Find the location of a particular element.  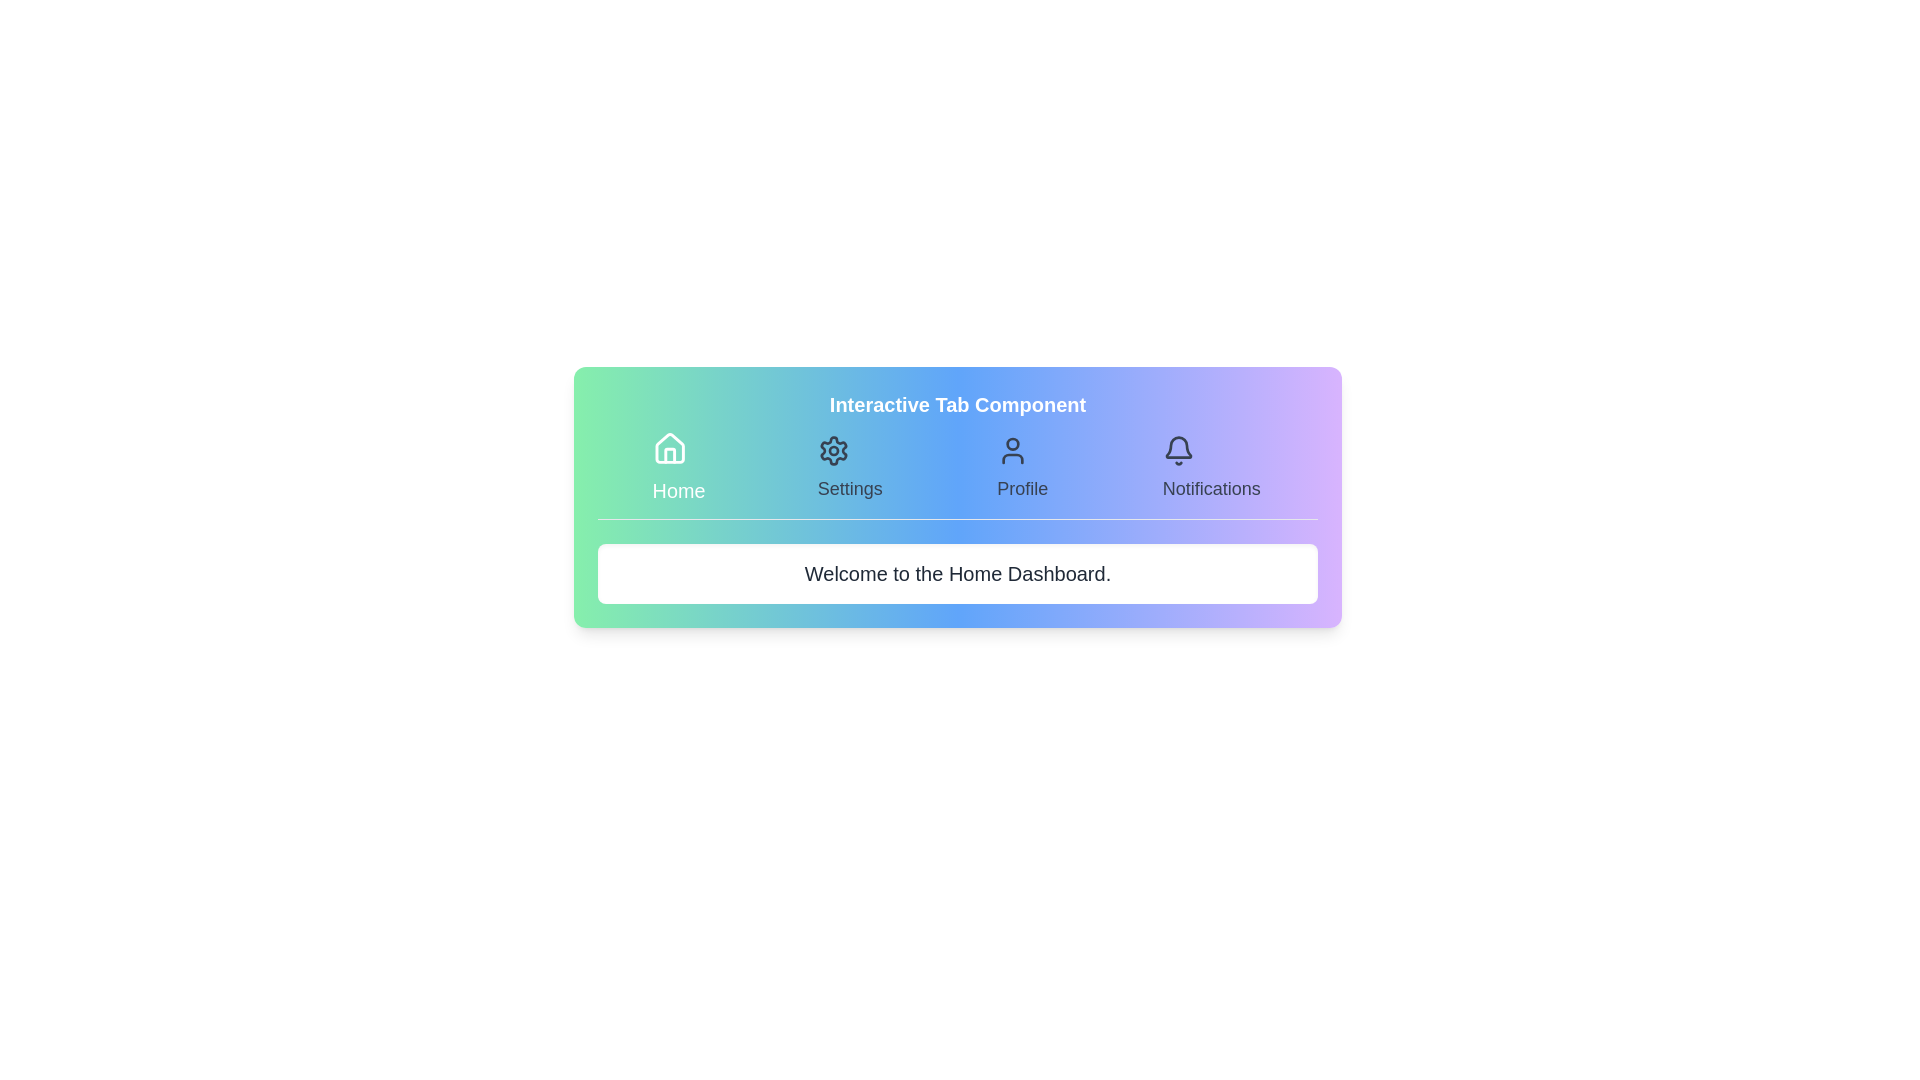

the Profile tab is located at coordinates (1022, 469).